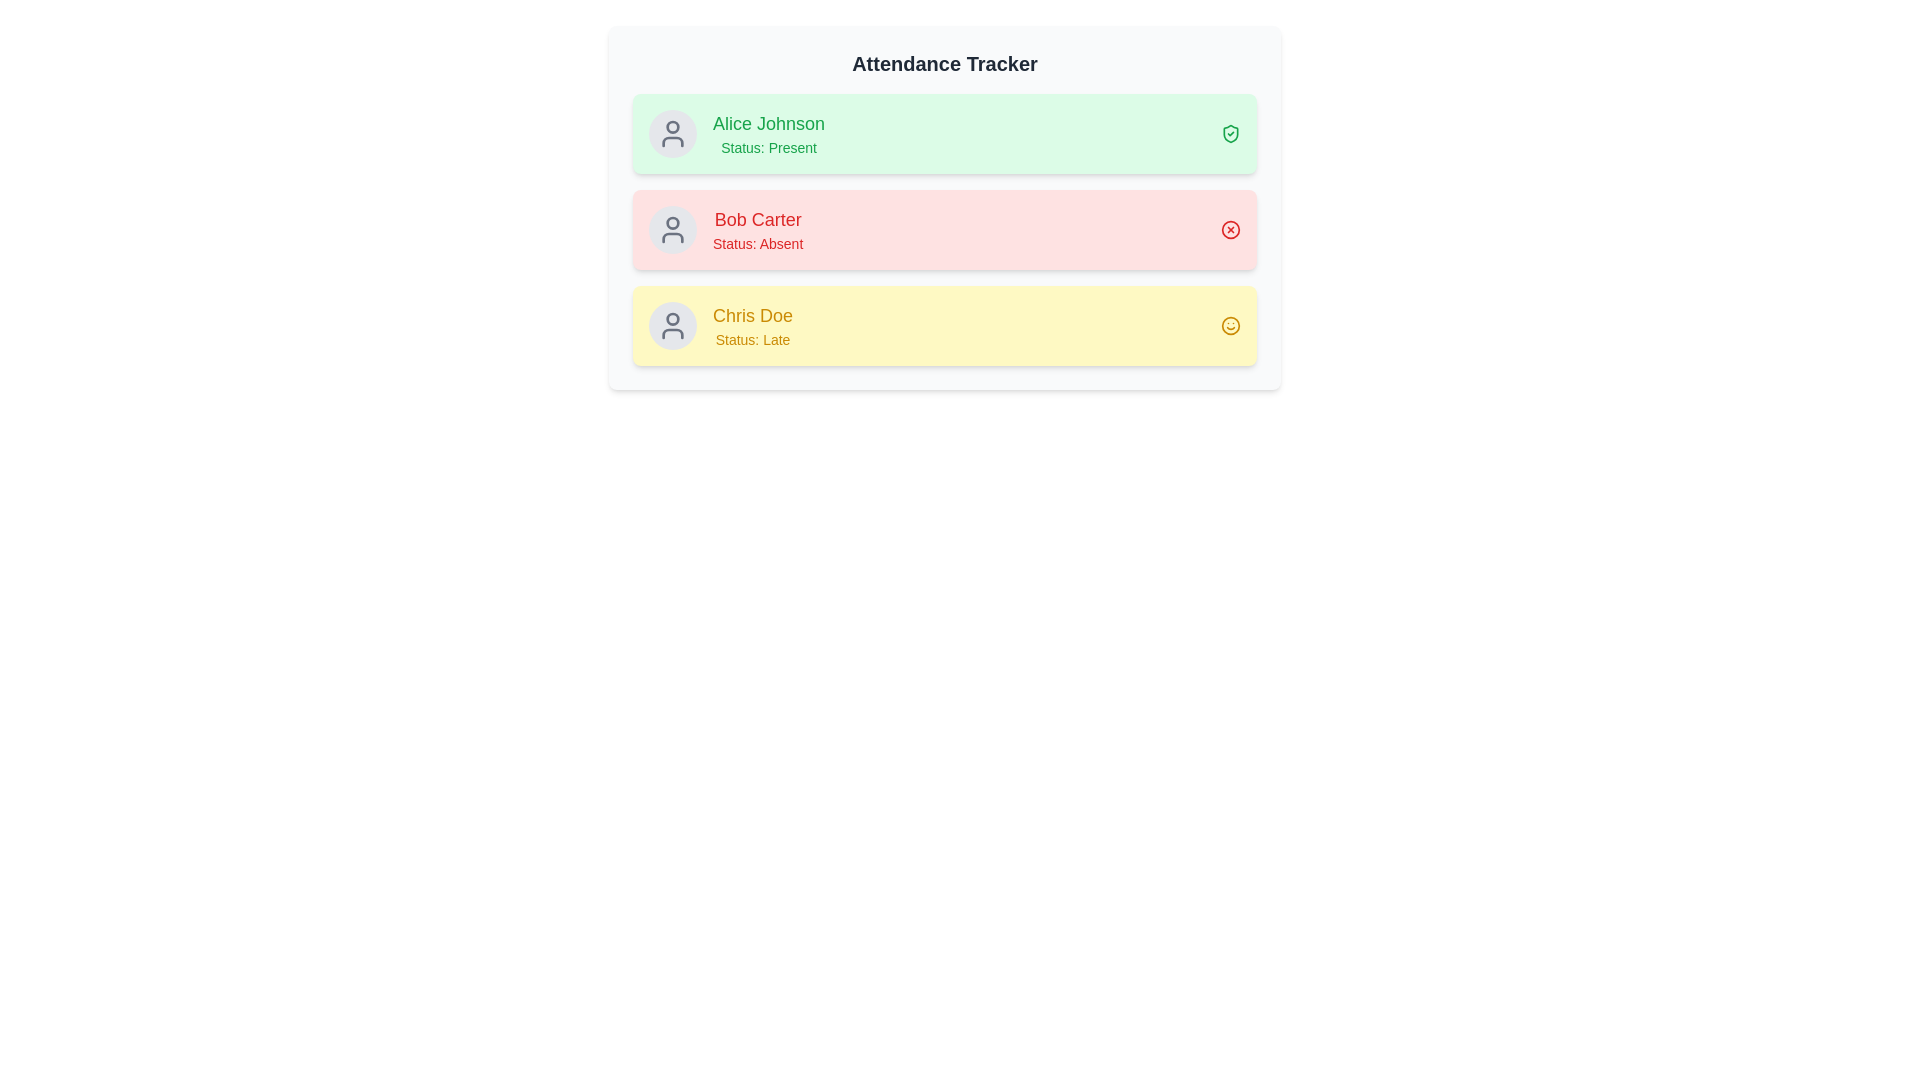 This screenshot has width=1920, height=1080. I want to click on the user profile icon, which is an outlined figure of a person, located next to 'Bob Carter' in the user list, so click(672, 134).